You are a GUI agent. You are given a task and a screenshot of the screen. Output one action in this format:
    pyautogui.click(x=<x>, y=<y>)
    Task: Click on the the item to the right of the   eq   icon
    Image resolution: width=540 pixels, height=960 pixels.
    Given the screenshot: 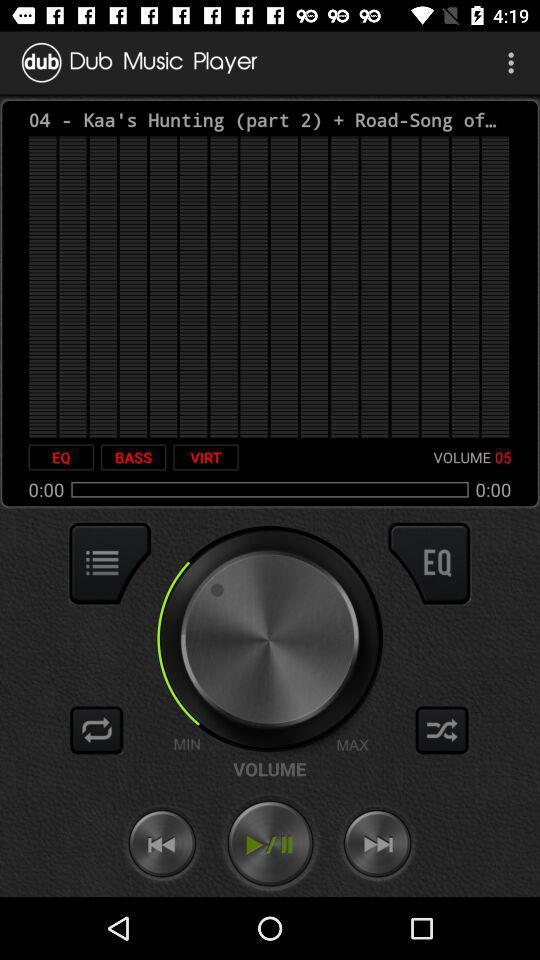 What is the action you would take?
    pyautogui.click(x=133, y=457)
    